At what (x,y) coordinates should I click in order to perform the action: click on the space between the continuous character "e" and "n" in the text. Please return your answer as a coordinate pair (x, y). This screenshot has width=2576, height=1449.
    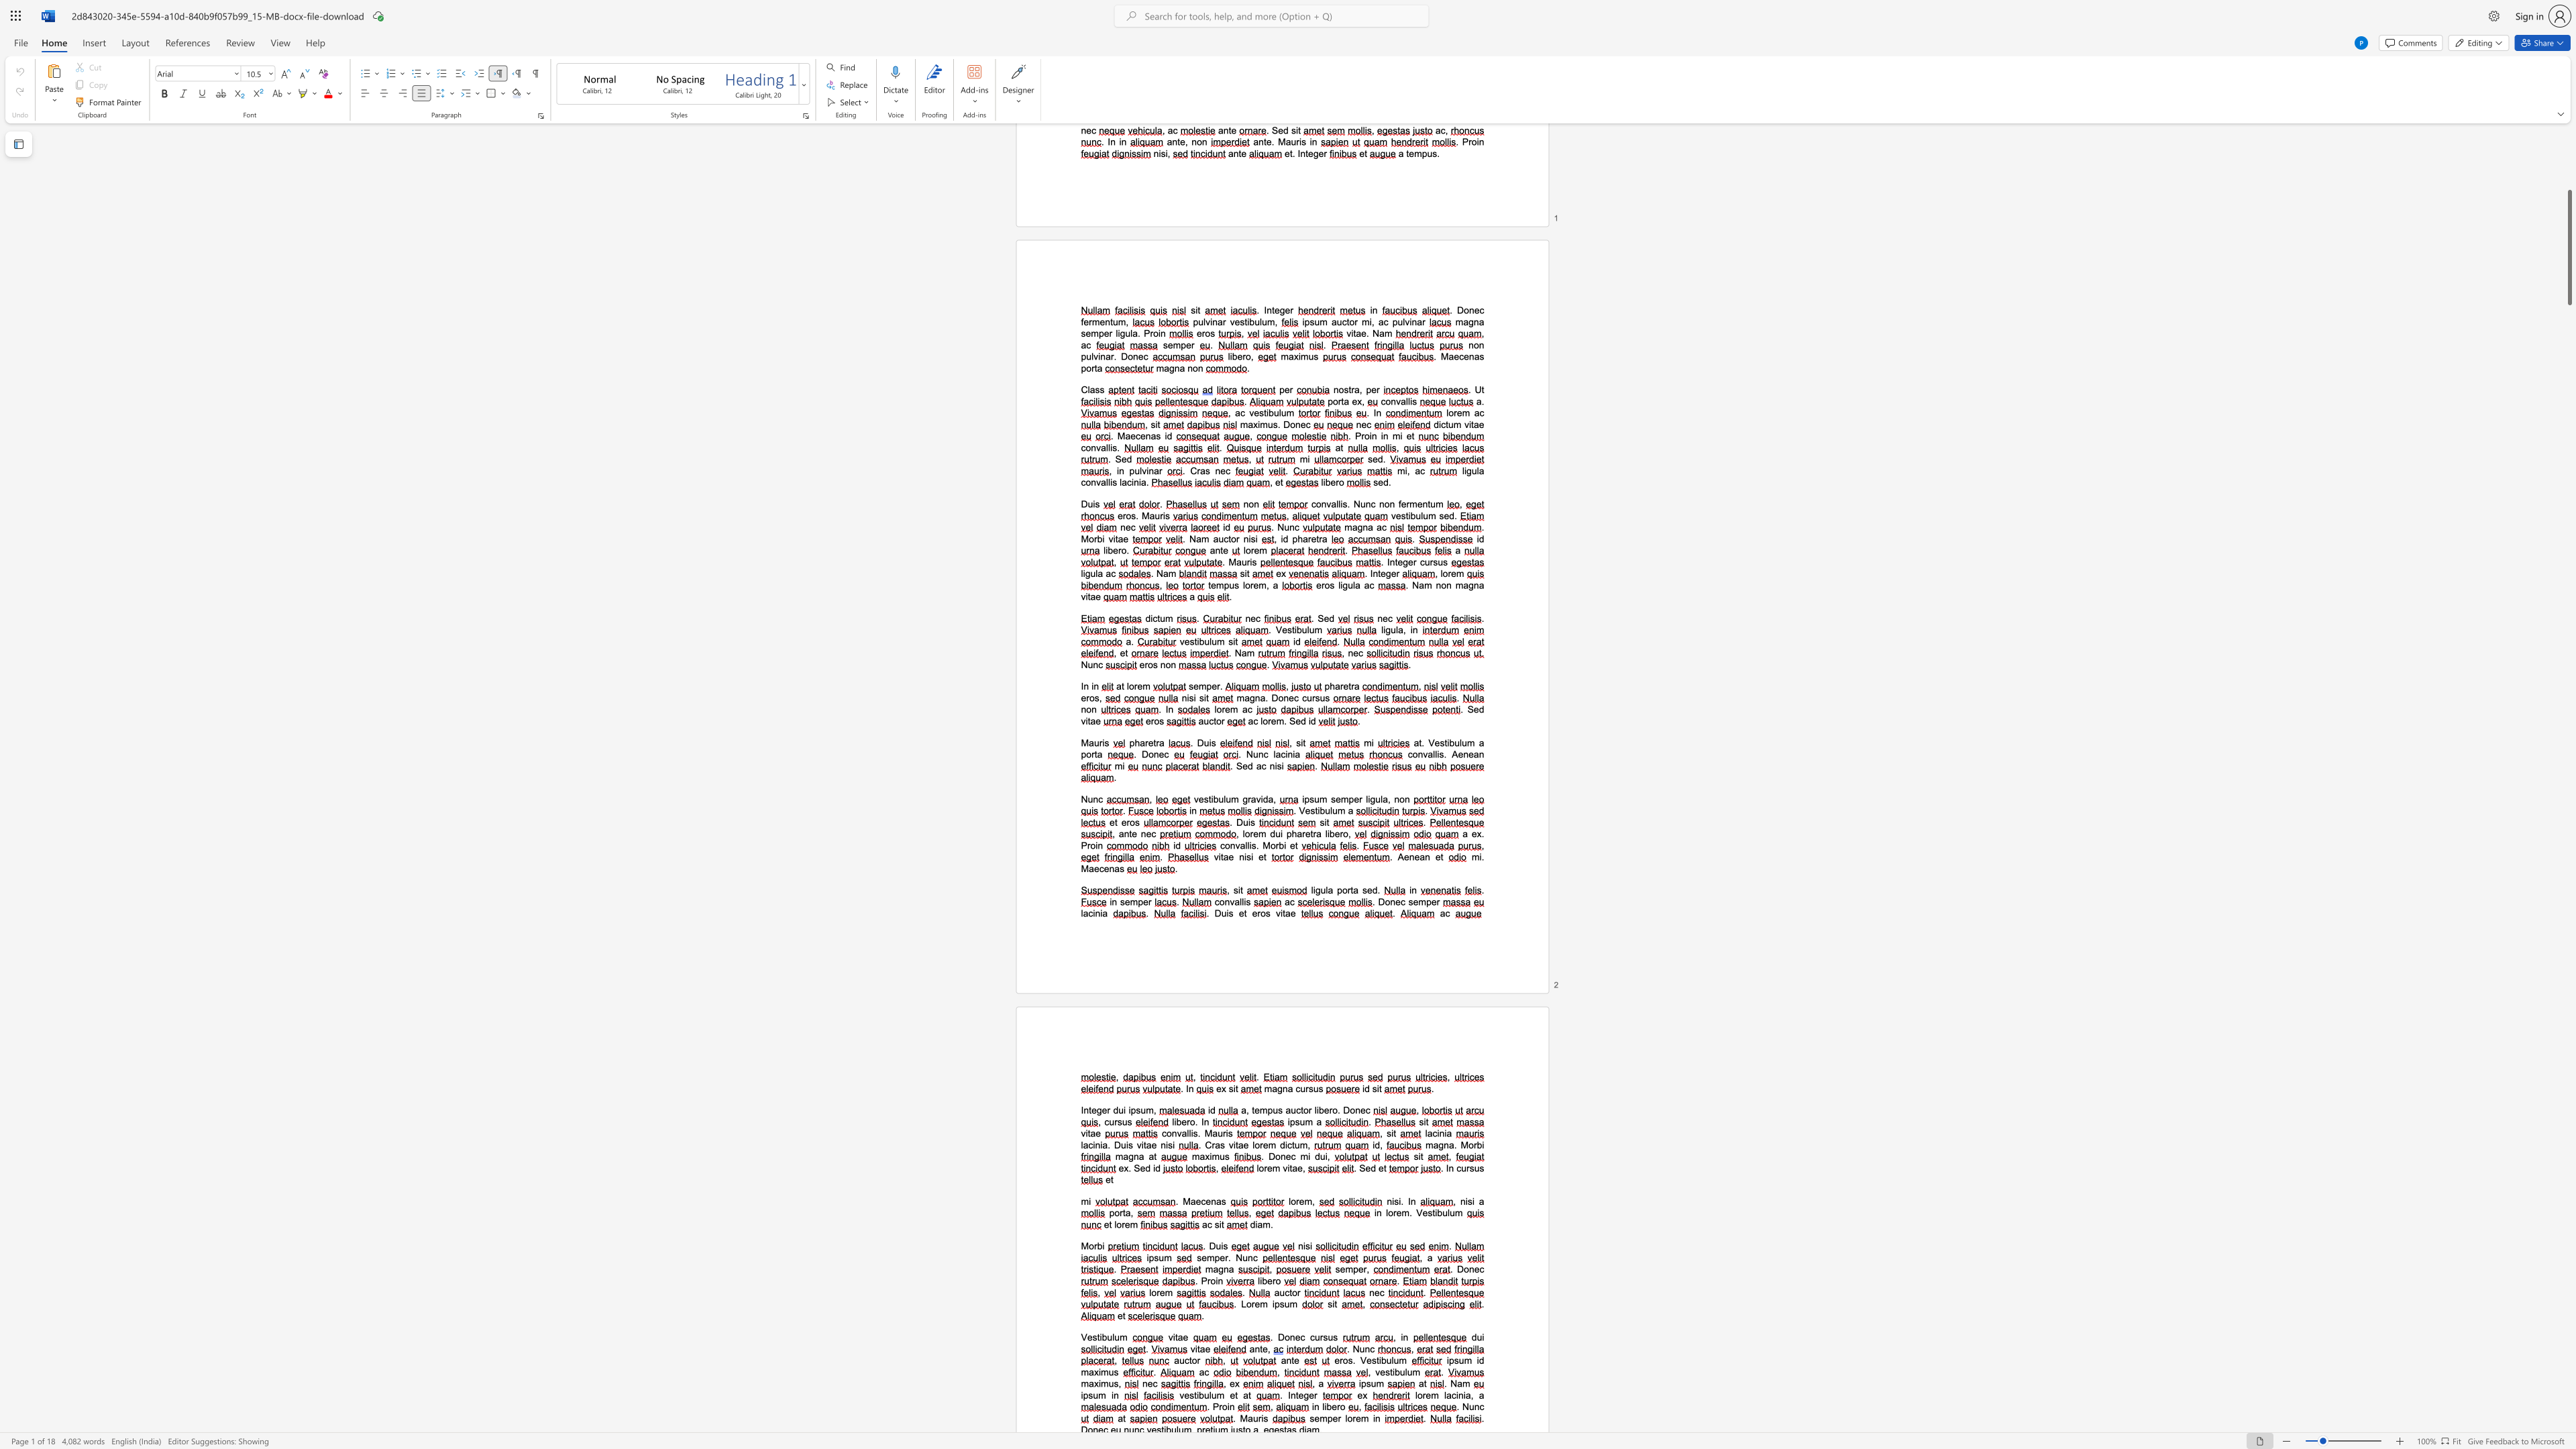
    Looking at the image, I should click on (1108, 867).